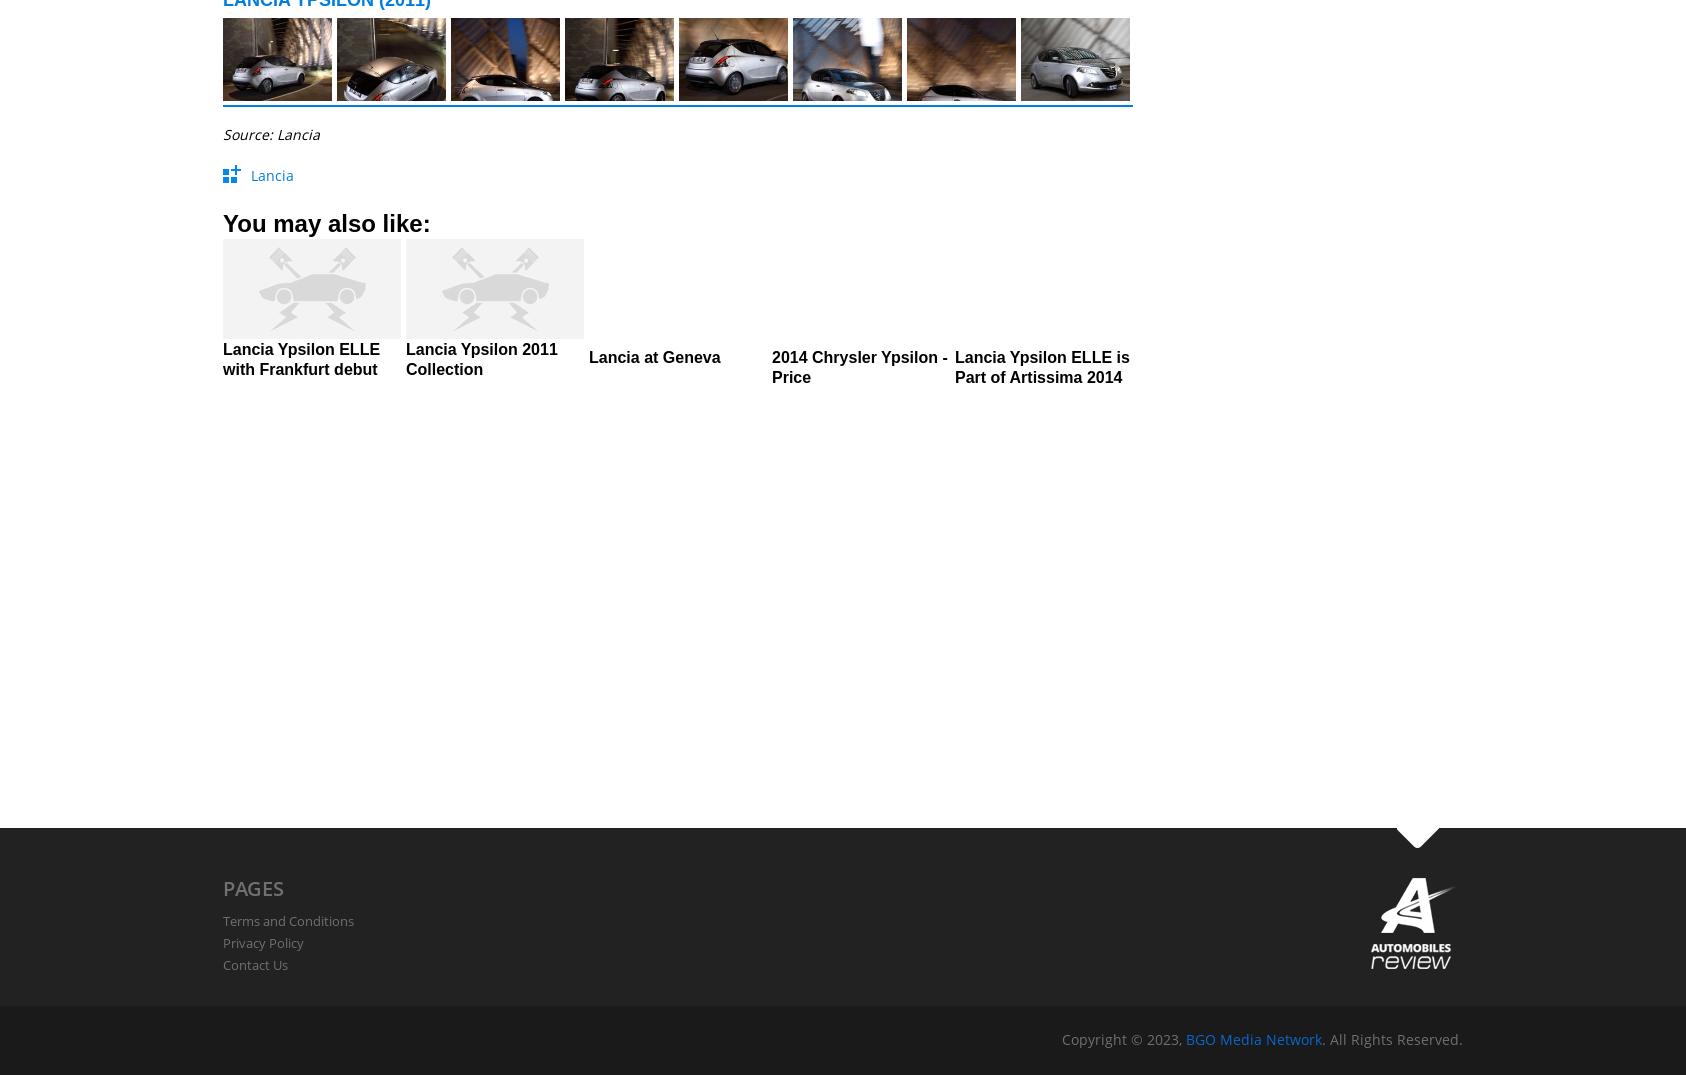 The width and height of the screenshot is (1686, 1075). I want to click on '2014 Chrysler Ypsilon - Price', so click(772, 367).